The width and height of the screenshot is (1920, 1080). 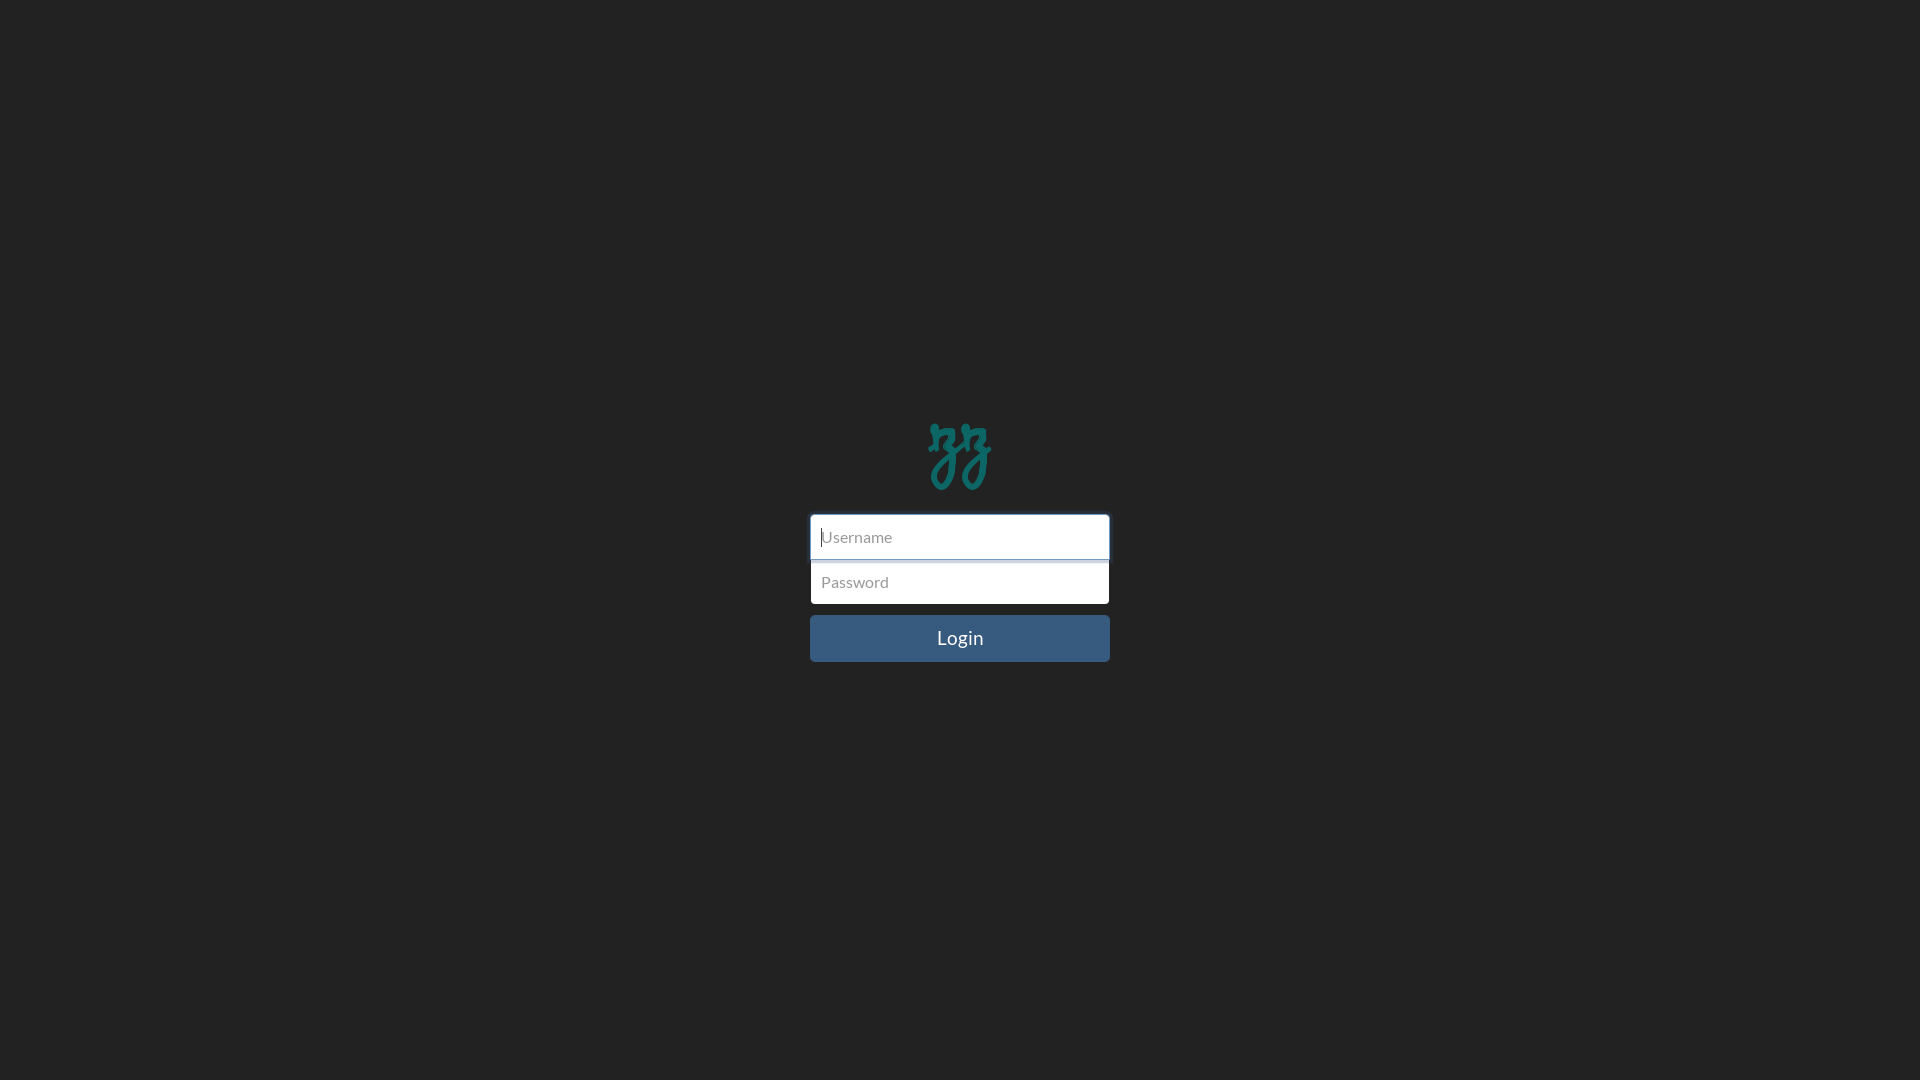 What do you see at coordinates (960, 637) in the screenshot?
I see `'Login'` at bounding box center [960, 637].